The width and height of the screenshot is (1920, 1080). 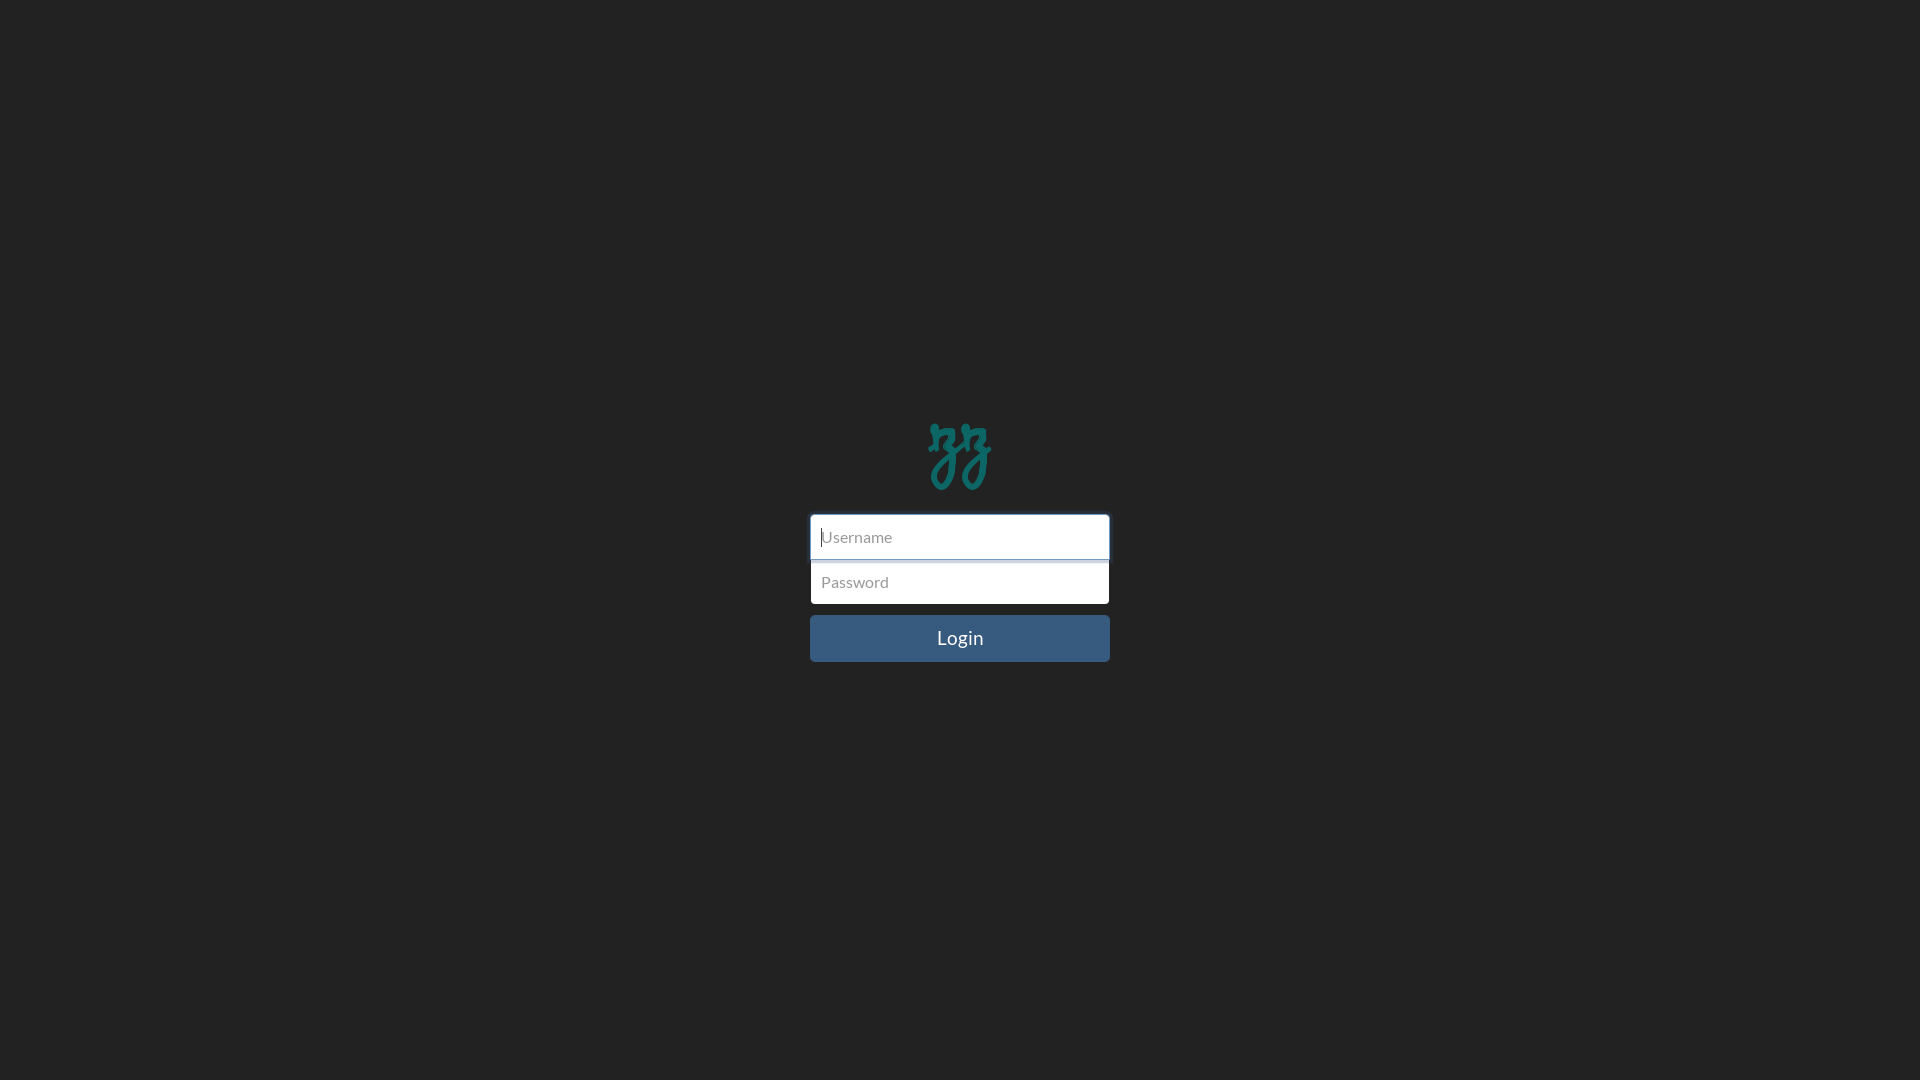 What do you see at coordinates (960, 637) in the screenshot?
I see `'Login'` at bounding box center [960, 637].